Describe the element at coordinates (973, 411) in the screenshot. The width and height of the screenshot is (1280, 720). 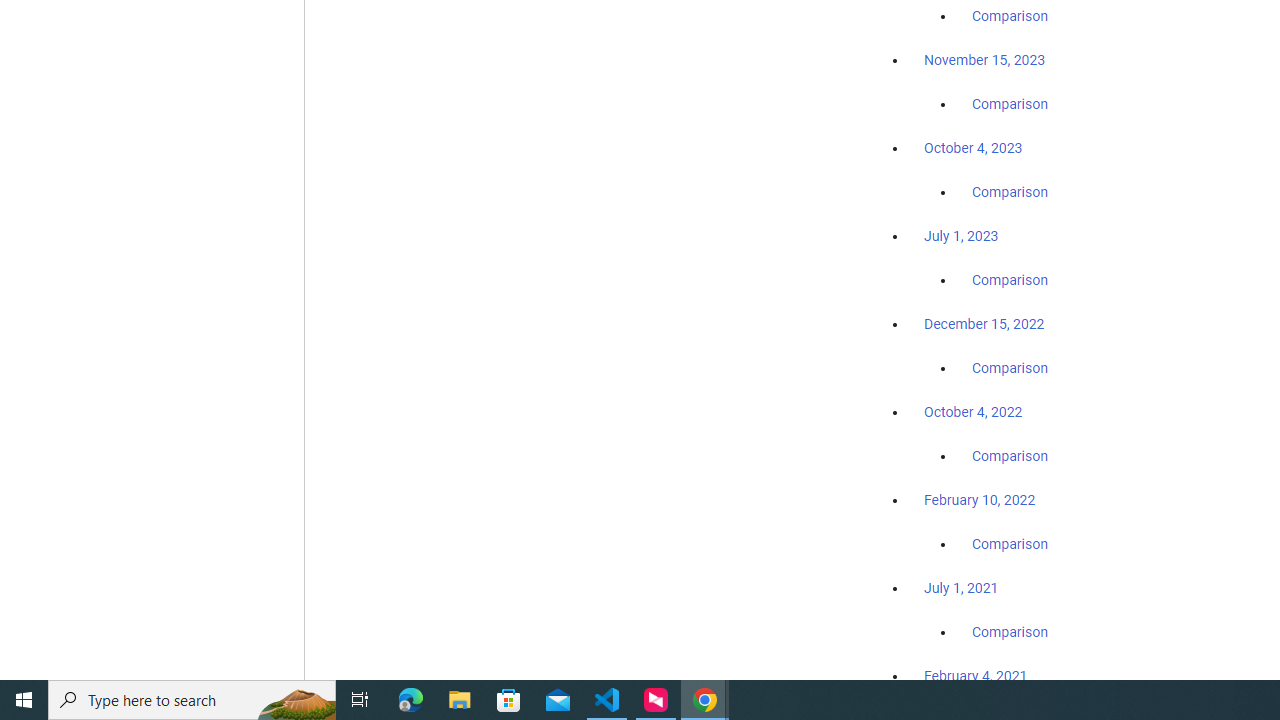
I see `'October 4, 2022'` at that location.